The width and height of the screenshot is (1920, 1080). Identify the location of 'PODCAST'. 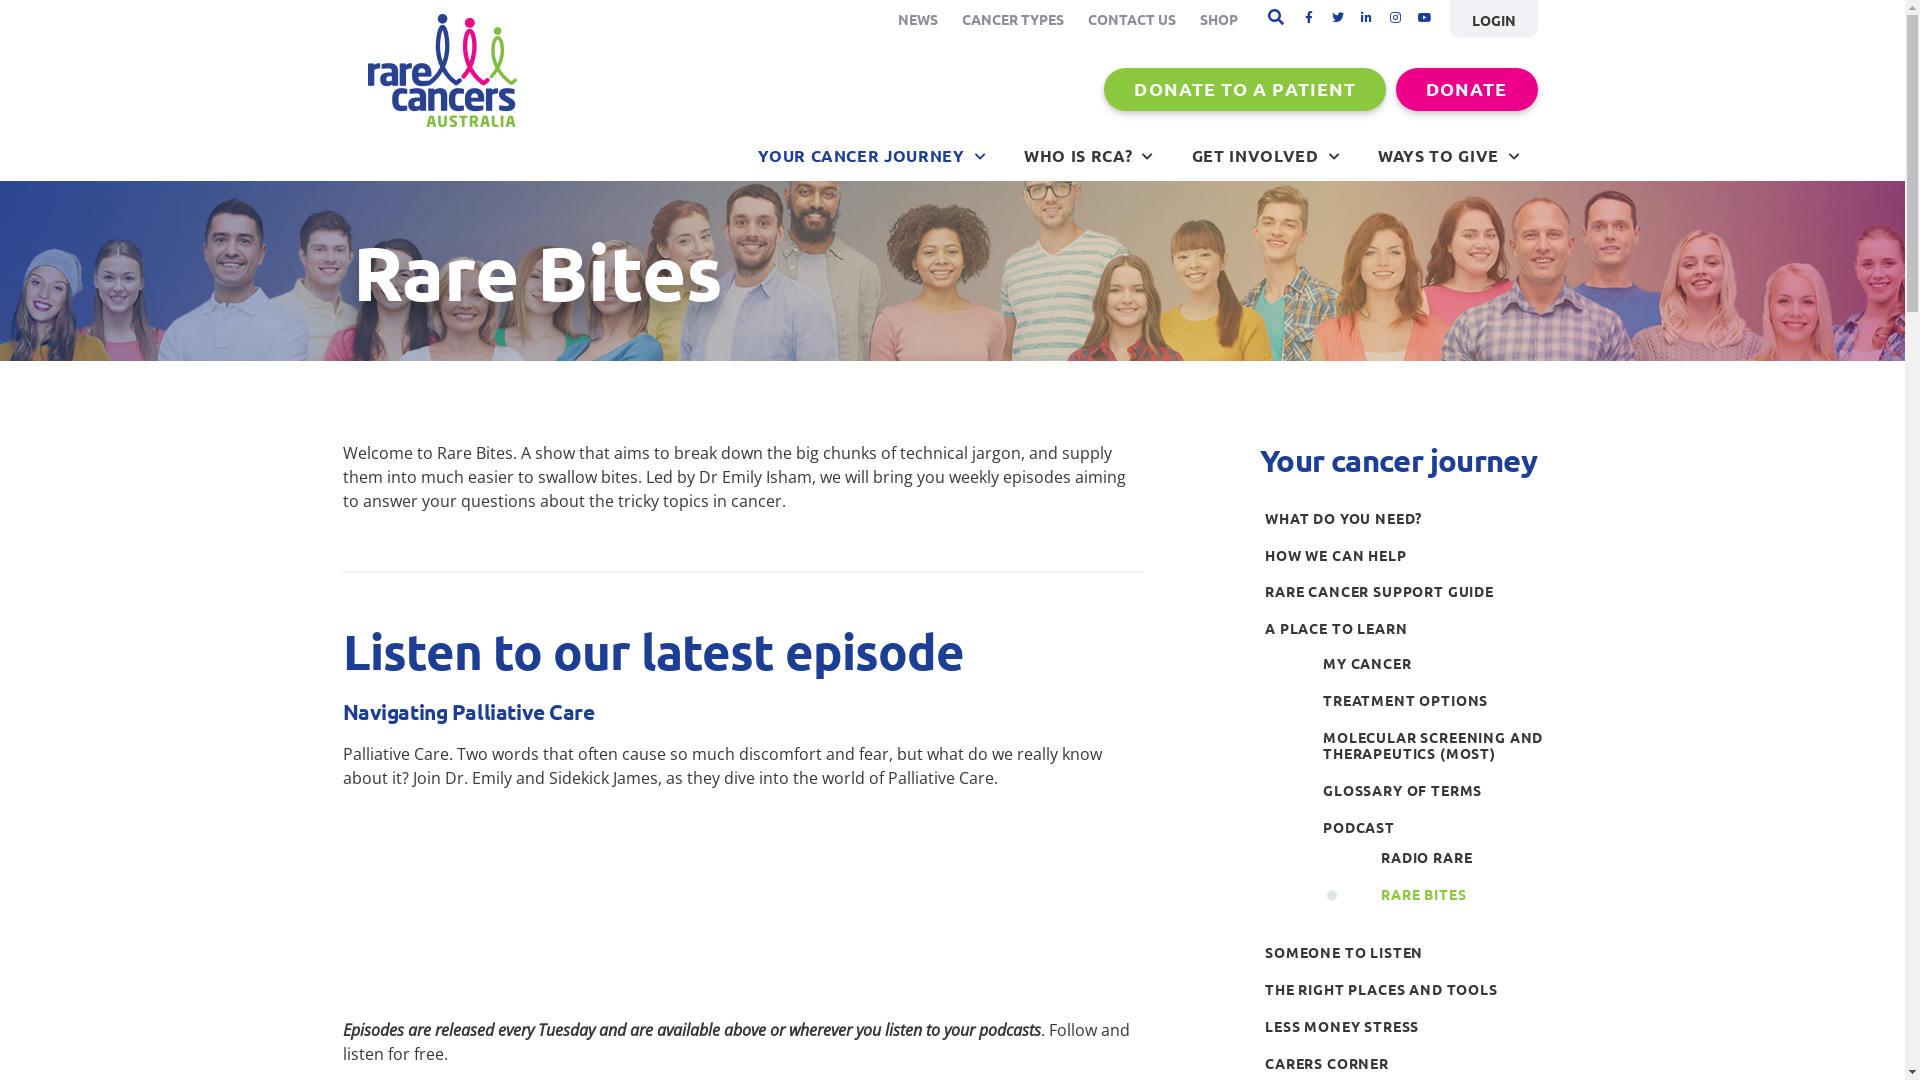
(1434, 827).